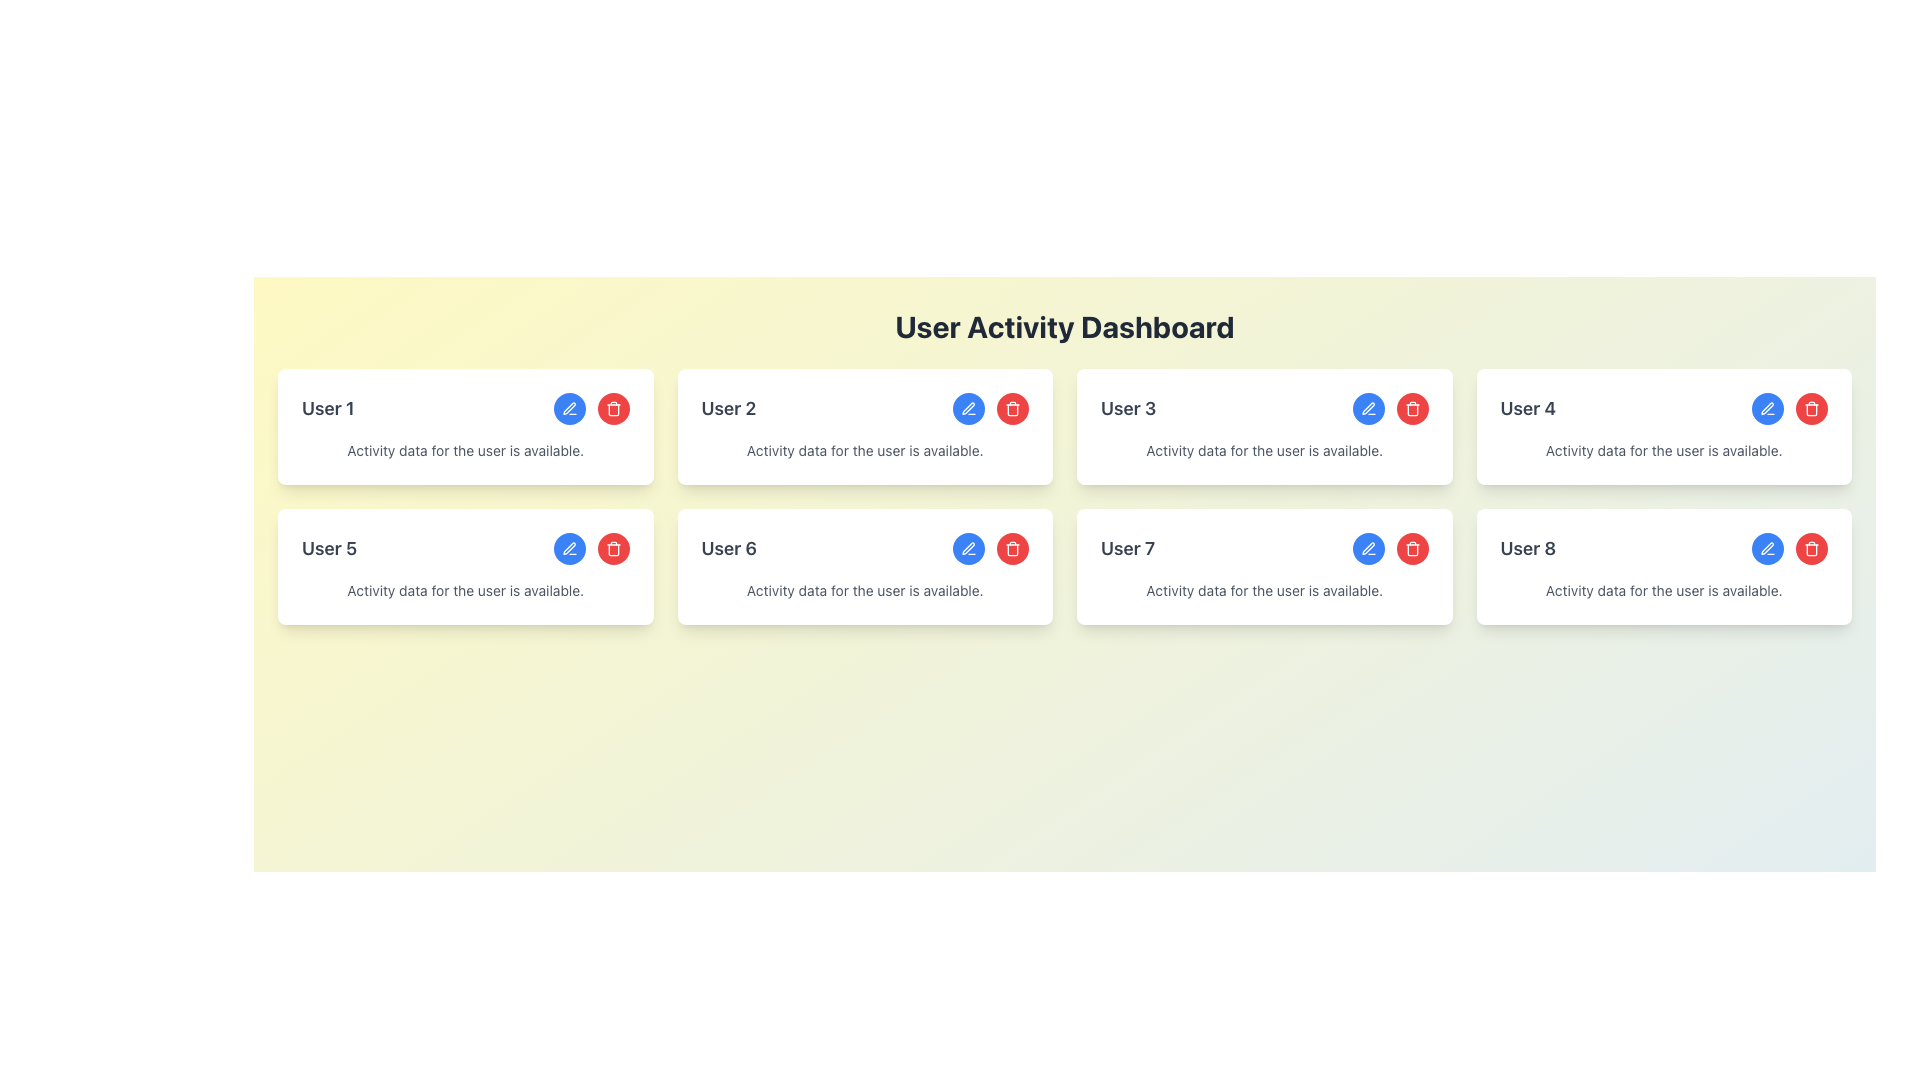 This screenshot has height=1080, width=1920. Describe the element at coordinates (1367, 548) in the screenshot. I see `the circular blue button with a white border and a pen icon located at the top-right corner of the user information card for 'User 7'` at that location.